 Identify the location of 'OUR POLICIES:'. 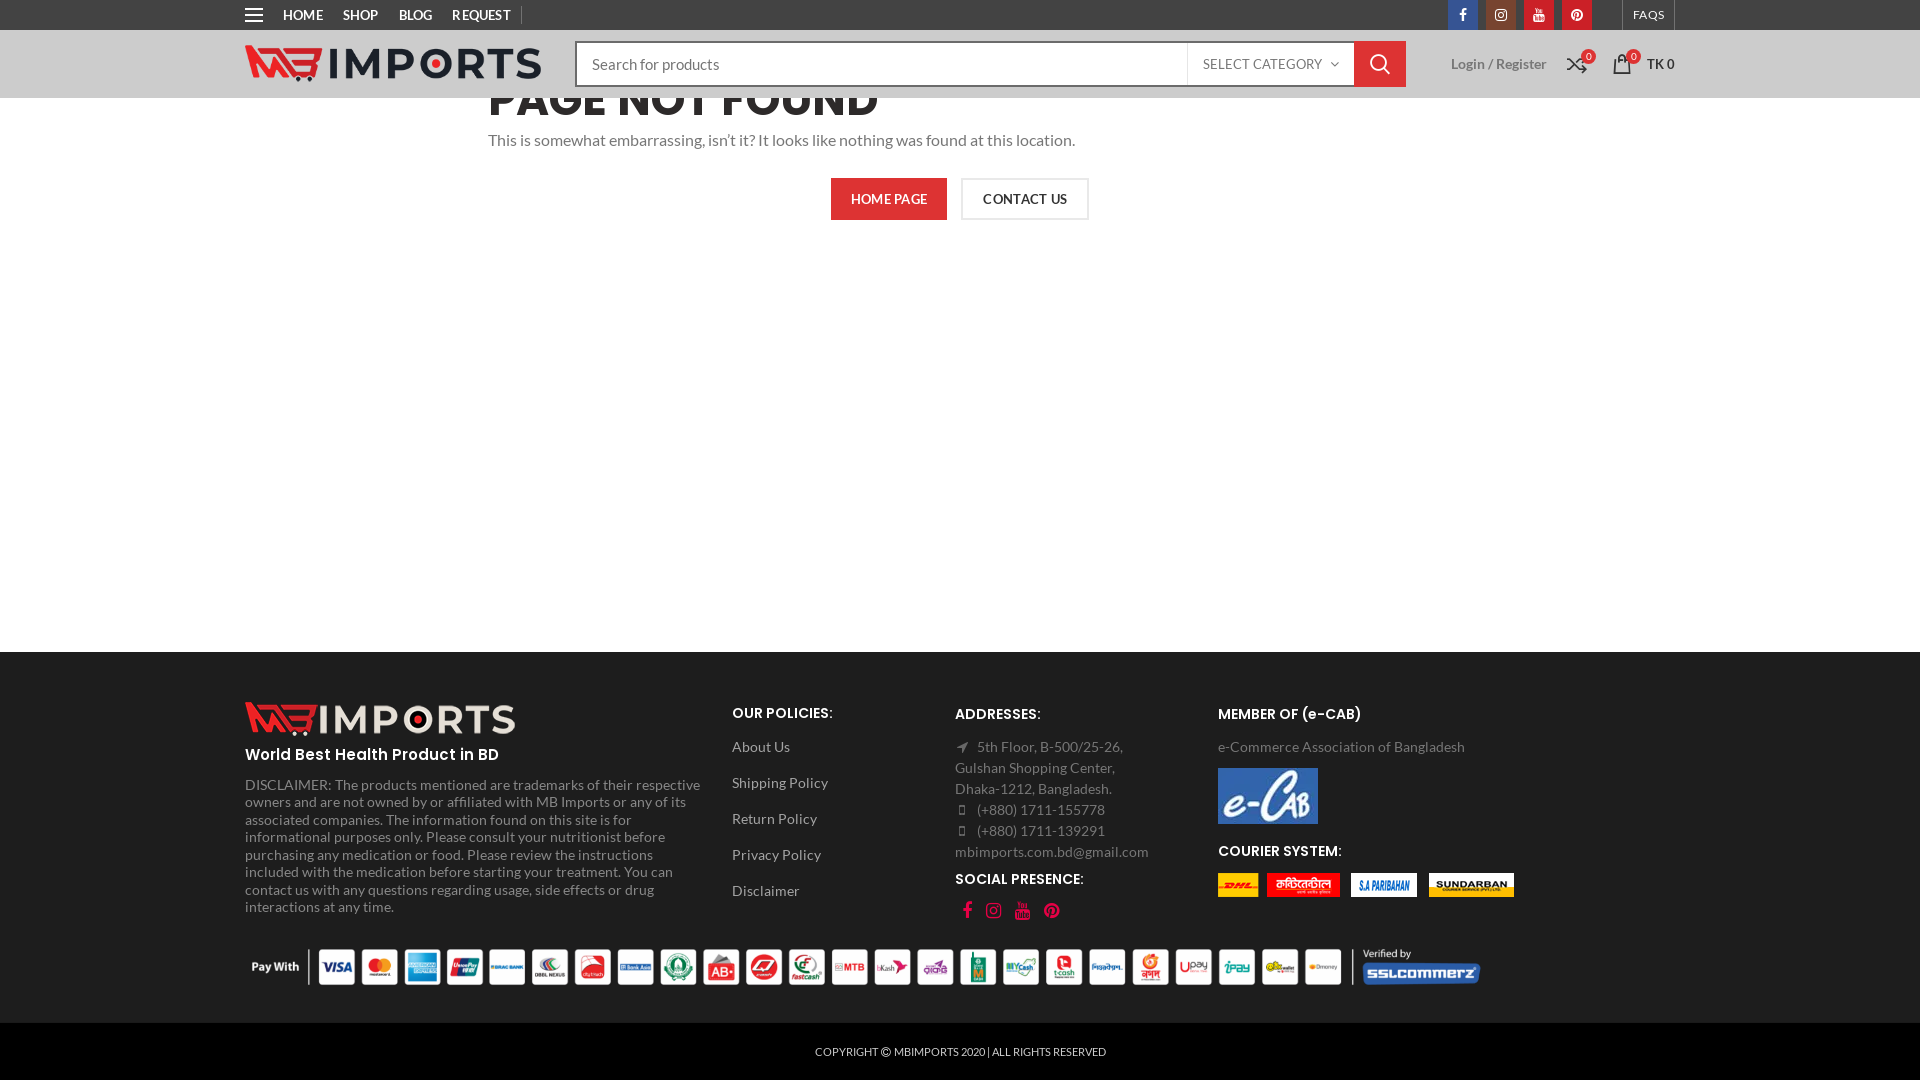
(838, 712).